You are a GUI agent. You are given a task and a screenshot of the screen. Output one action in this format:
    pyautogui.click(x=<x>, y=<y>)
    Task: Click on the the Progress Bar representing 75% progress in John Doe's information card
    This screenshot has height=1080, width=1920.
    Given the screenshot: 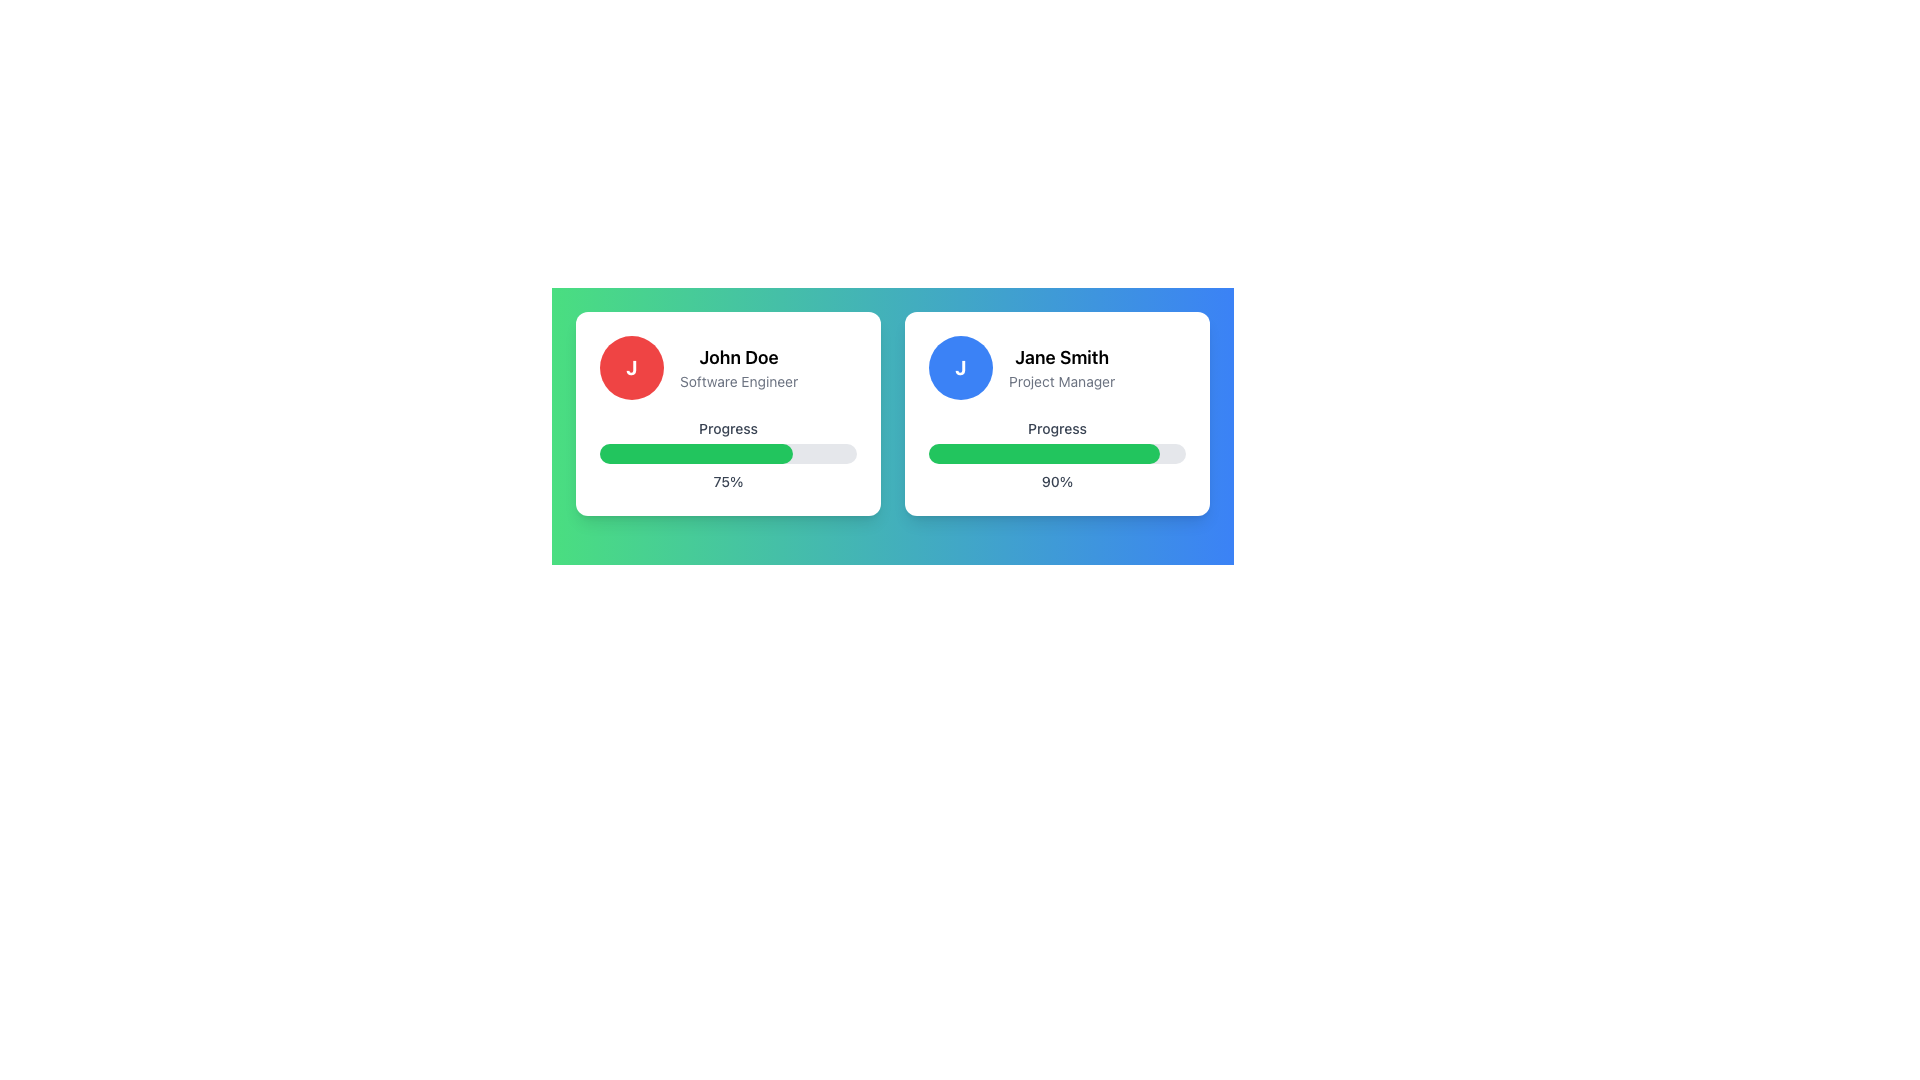 What is the action you would take?
    pyautogui.click(x=727, y=454)
    